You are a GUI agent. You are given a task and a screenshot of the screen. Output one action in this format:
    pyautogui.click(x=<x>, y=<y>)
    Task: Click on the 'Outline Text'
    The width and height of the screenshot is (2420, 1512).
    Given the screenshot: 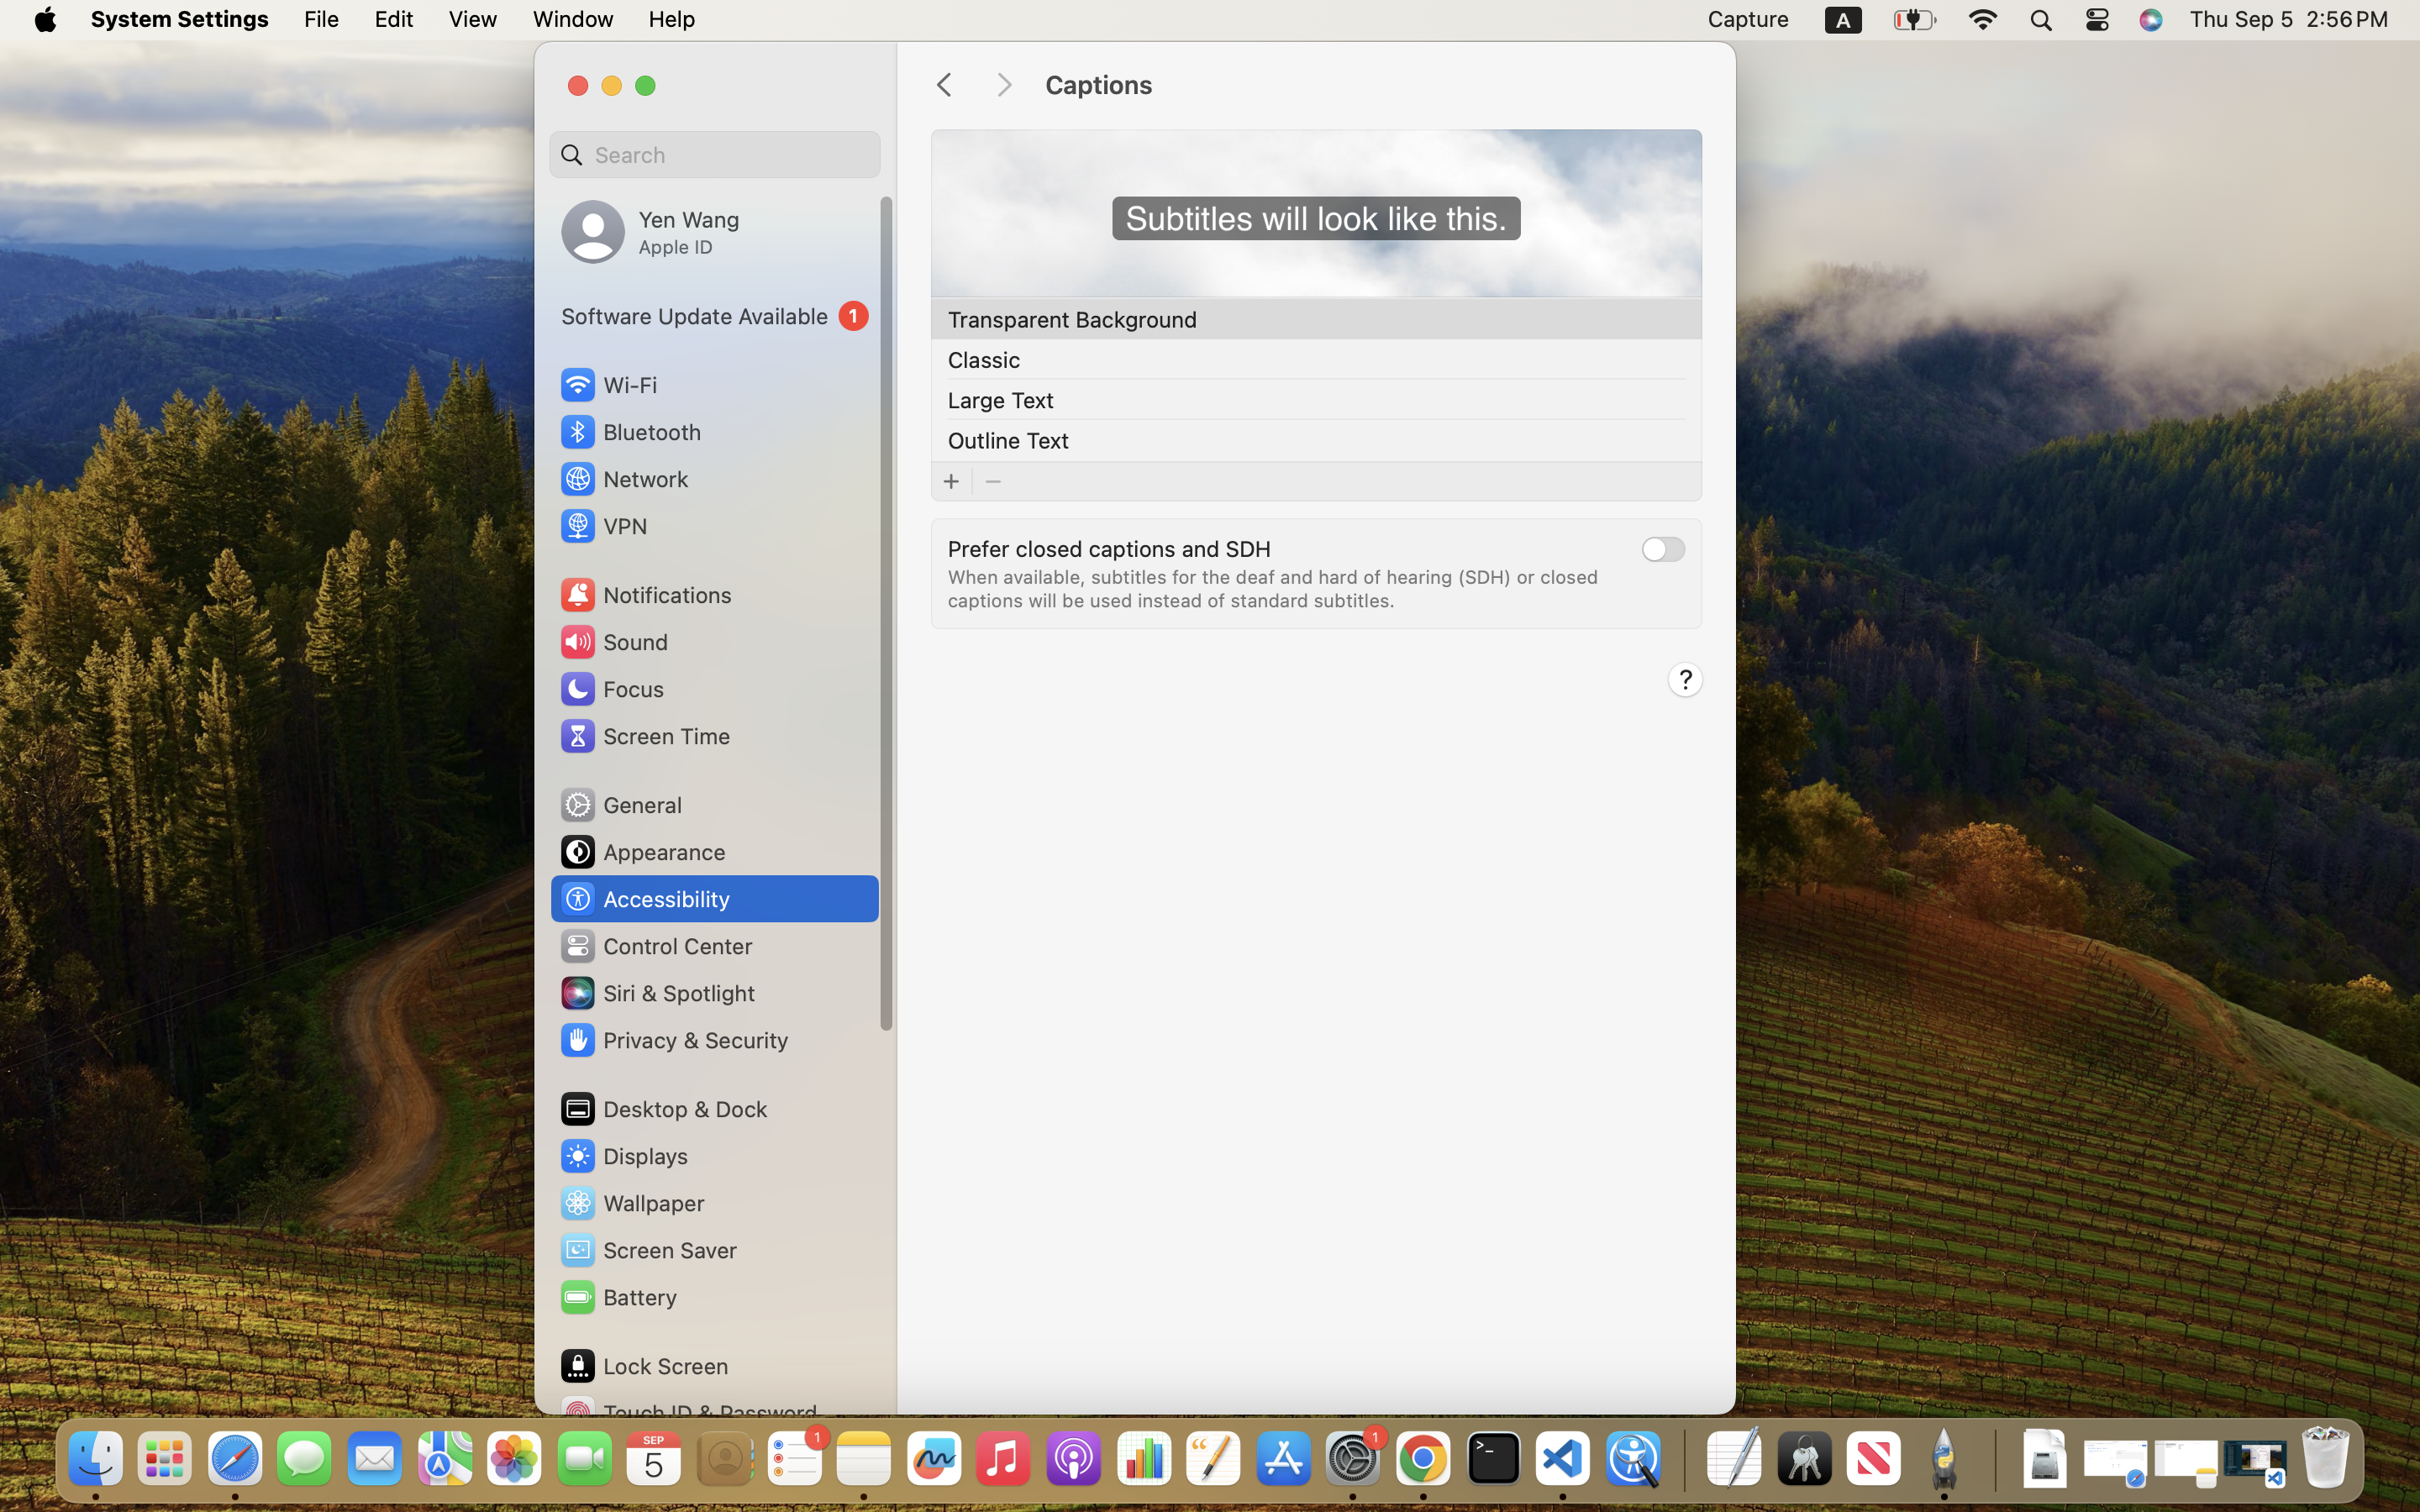 What is the action you would take?
    pyautogui.click(x=1007, y=438)
    